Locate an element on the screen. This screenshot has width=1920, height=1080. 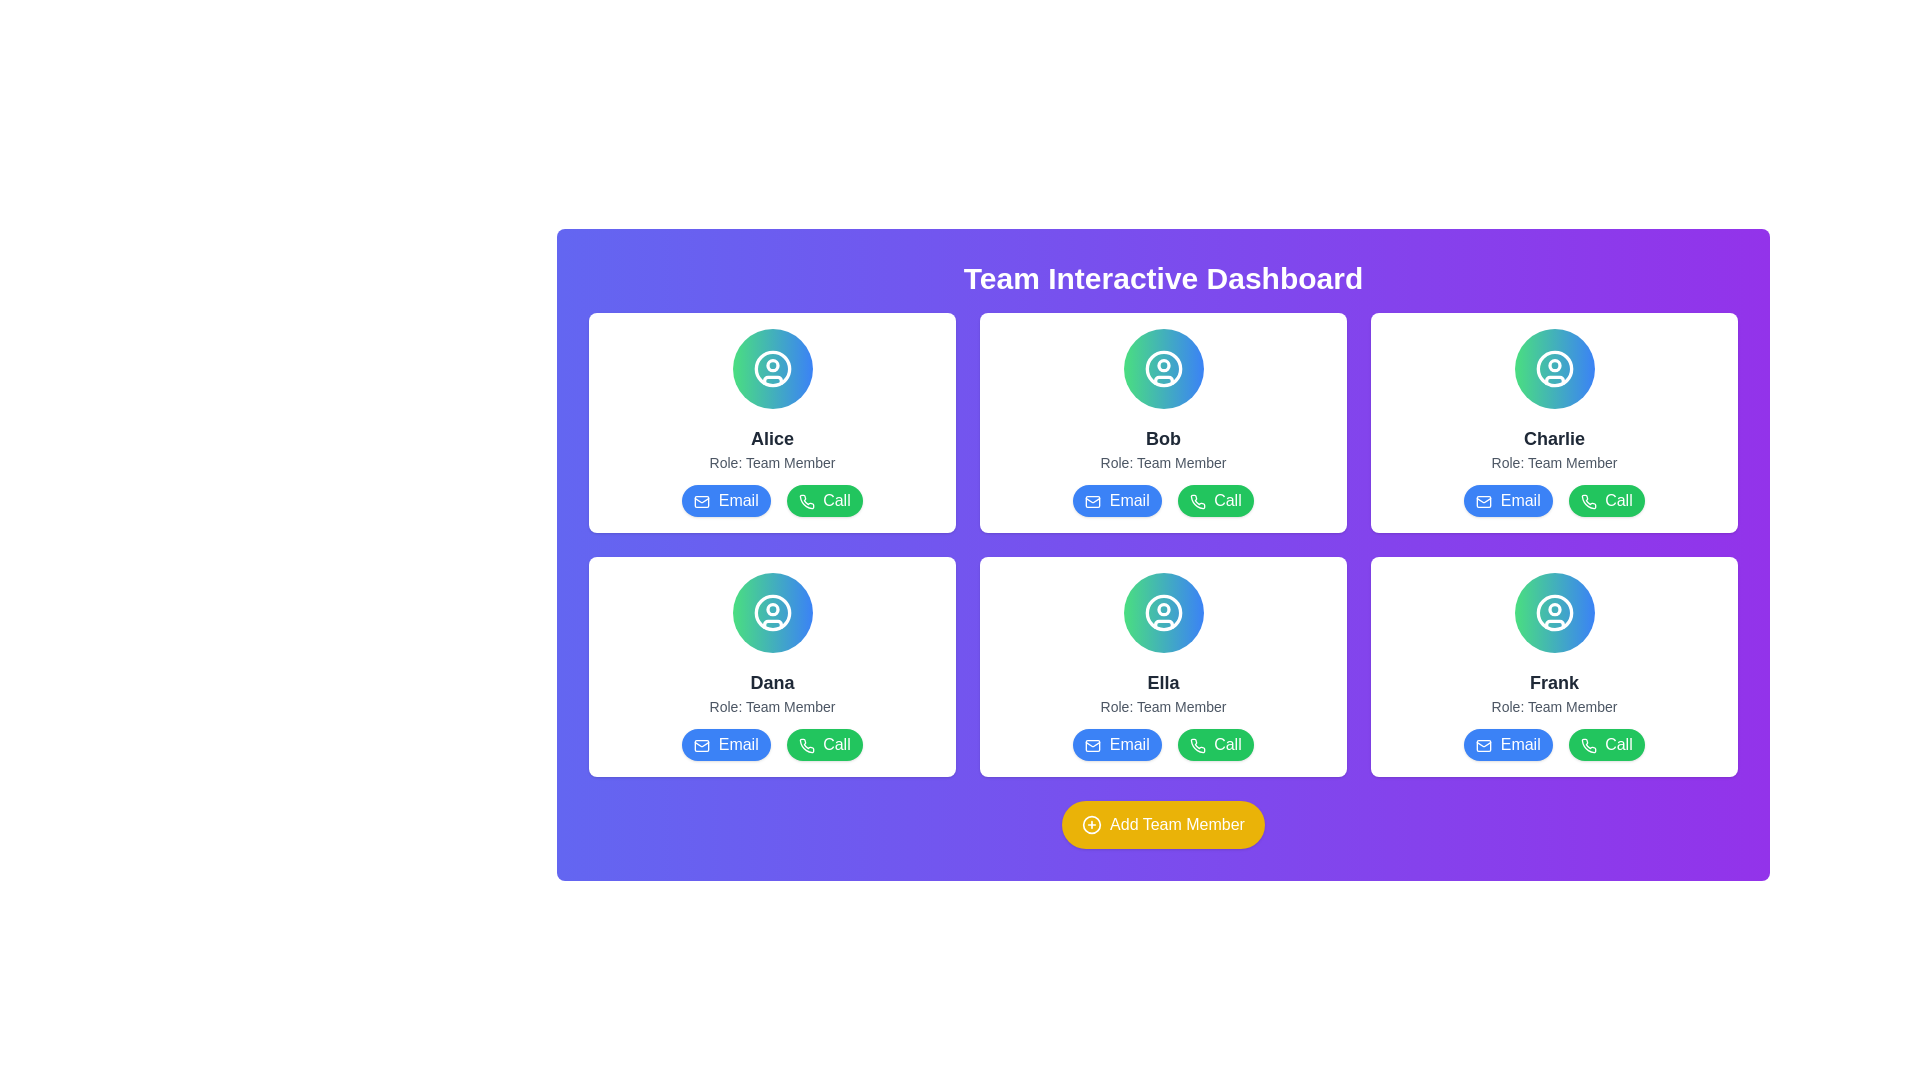
the Decorative Icon, which is a circular icon with a plus symbol inside, styled with a yellow background and white plus sign, located to the left of the 'Add Team Member' text at the bottom of the interface is located at coordinates (1091, 825).